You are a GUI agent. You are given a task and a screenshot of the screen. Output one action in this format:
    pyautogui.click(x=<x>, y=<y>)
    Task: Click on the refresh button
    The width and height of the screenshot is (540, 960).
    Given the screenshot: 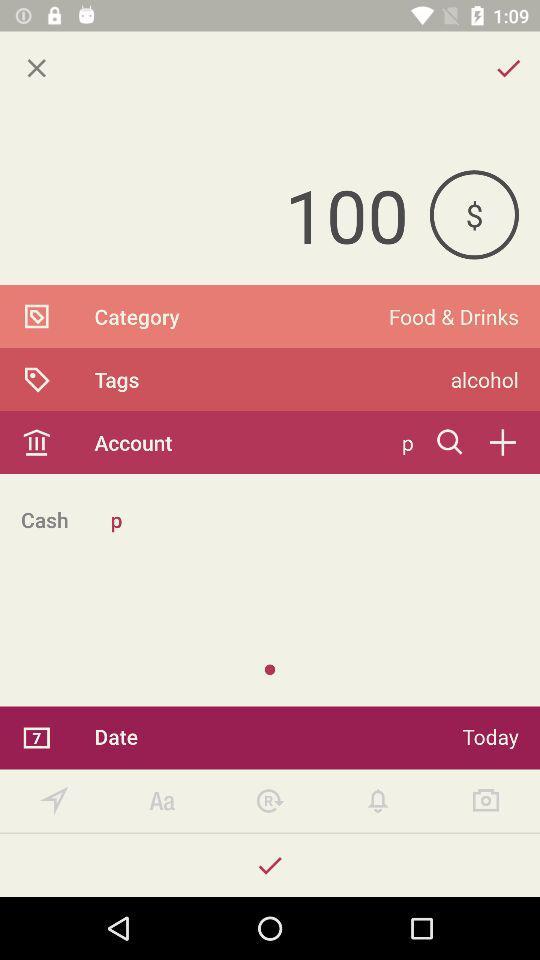 What is the action you would take?
    pyautogui.click(x=270, y=801)
    